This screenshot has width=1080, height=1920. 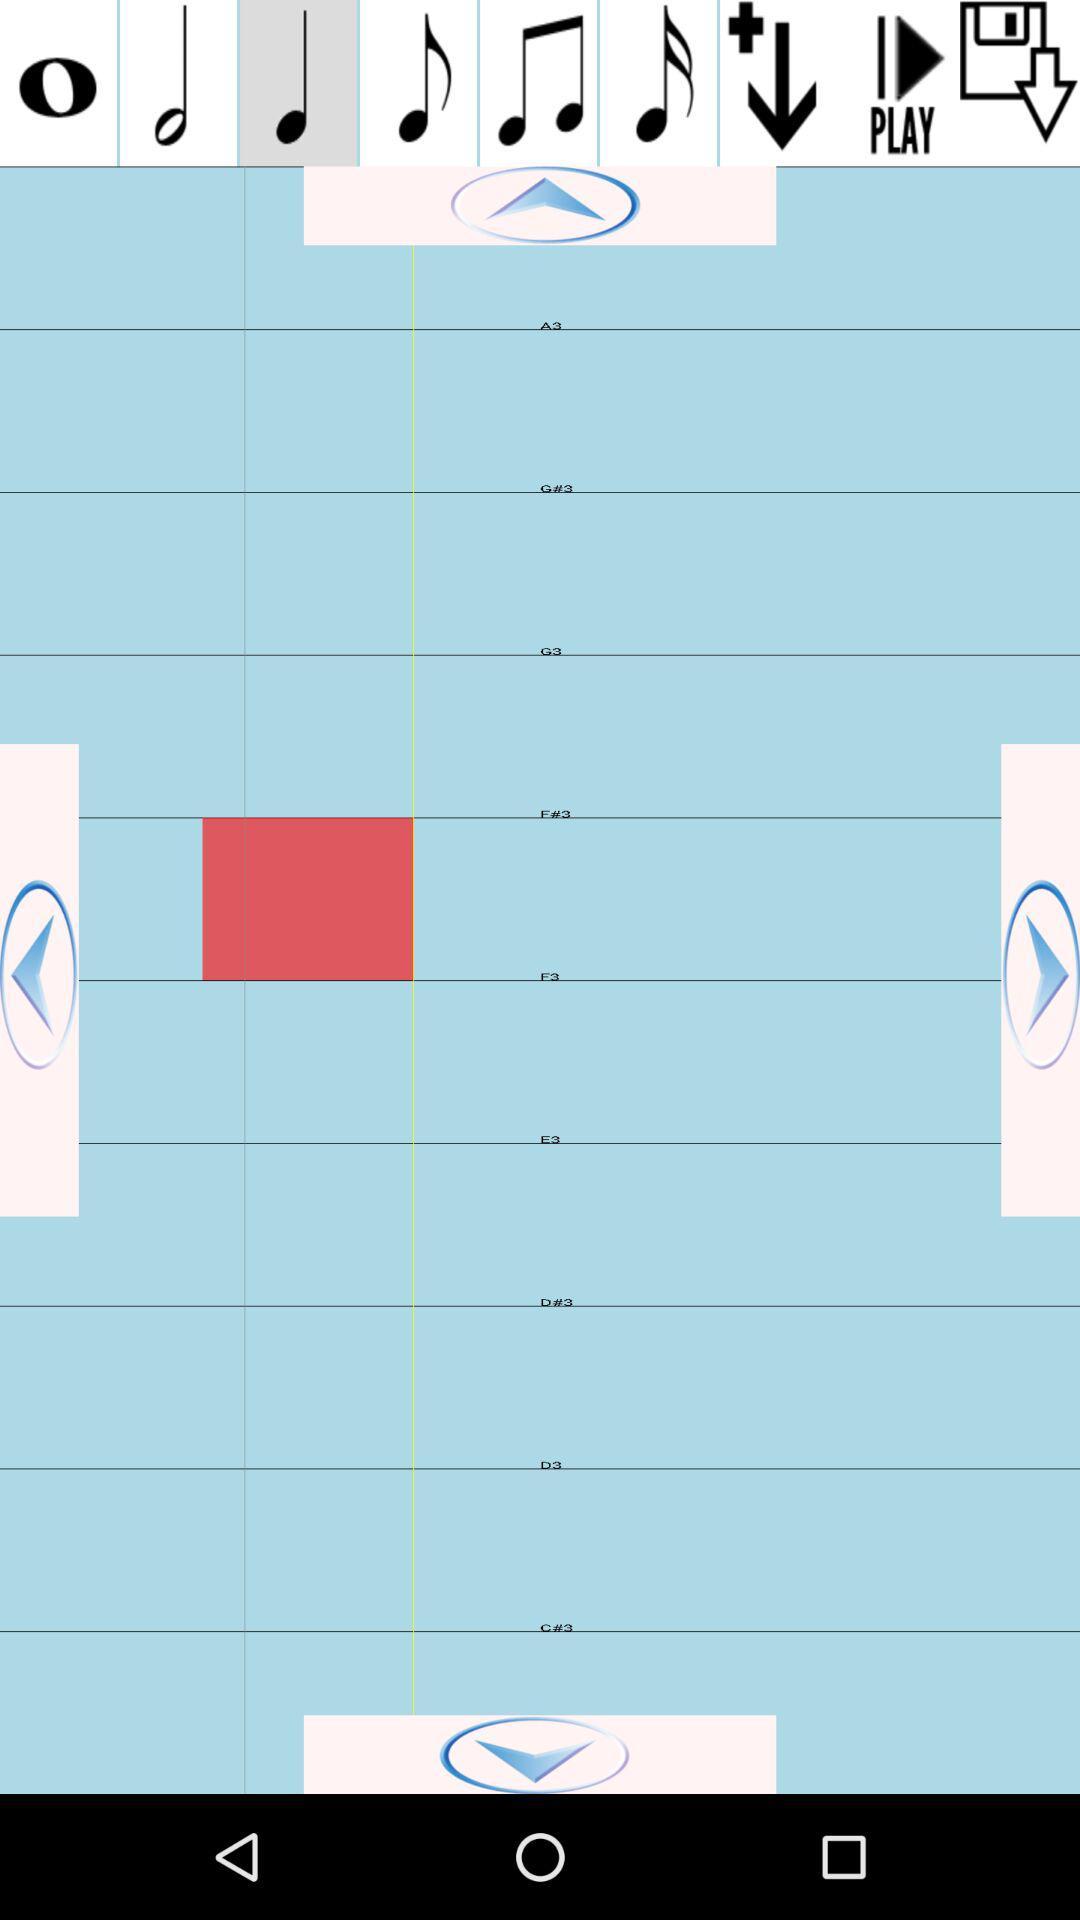 What do you see at coordinates (1039, 980) in the screenshot?
I see `next page` at bounding box center [1039, 980].